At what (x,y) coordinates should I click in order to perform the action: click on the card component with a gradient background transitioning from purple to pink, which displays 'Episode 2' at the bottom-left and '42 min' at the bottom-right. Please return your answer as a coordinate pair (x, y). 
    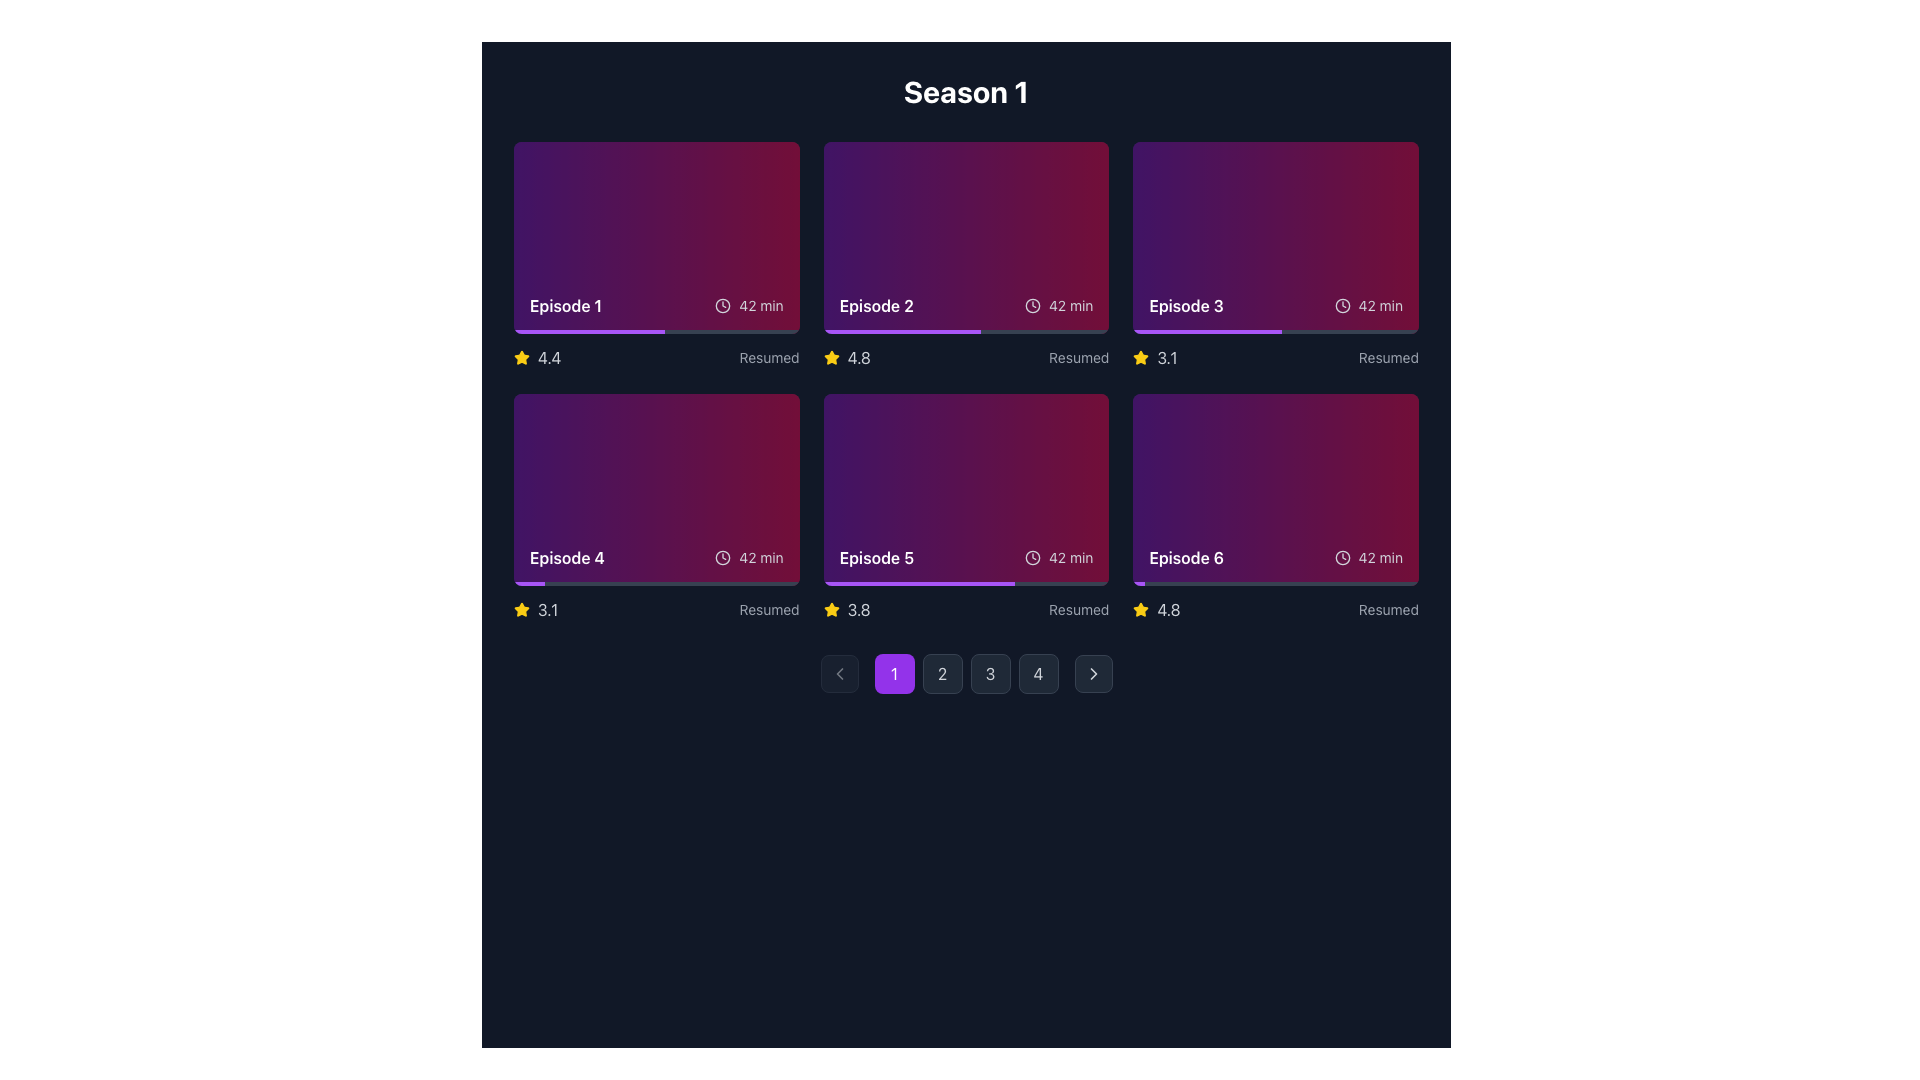
    Looking at the image, I should click on (966, 237).